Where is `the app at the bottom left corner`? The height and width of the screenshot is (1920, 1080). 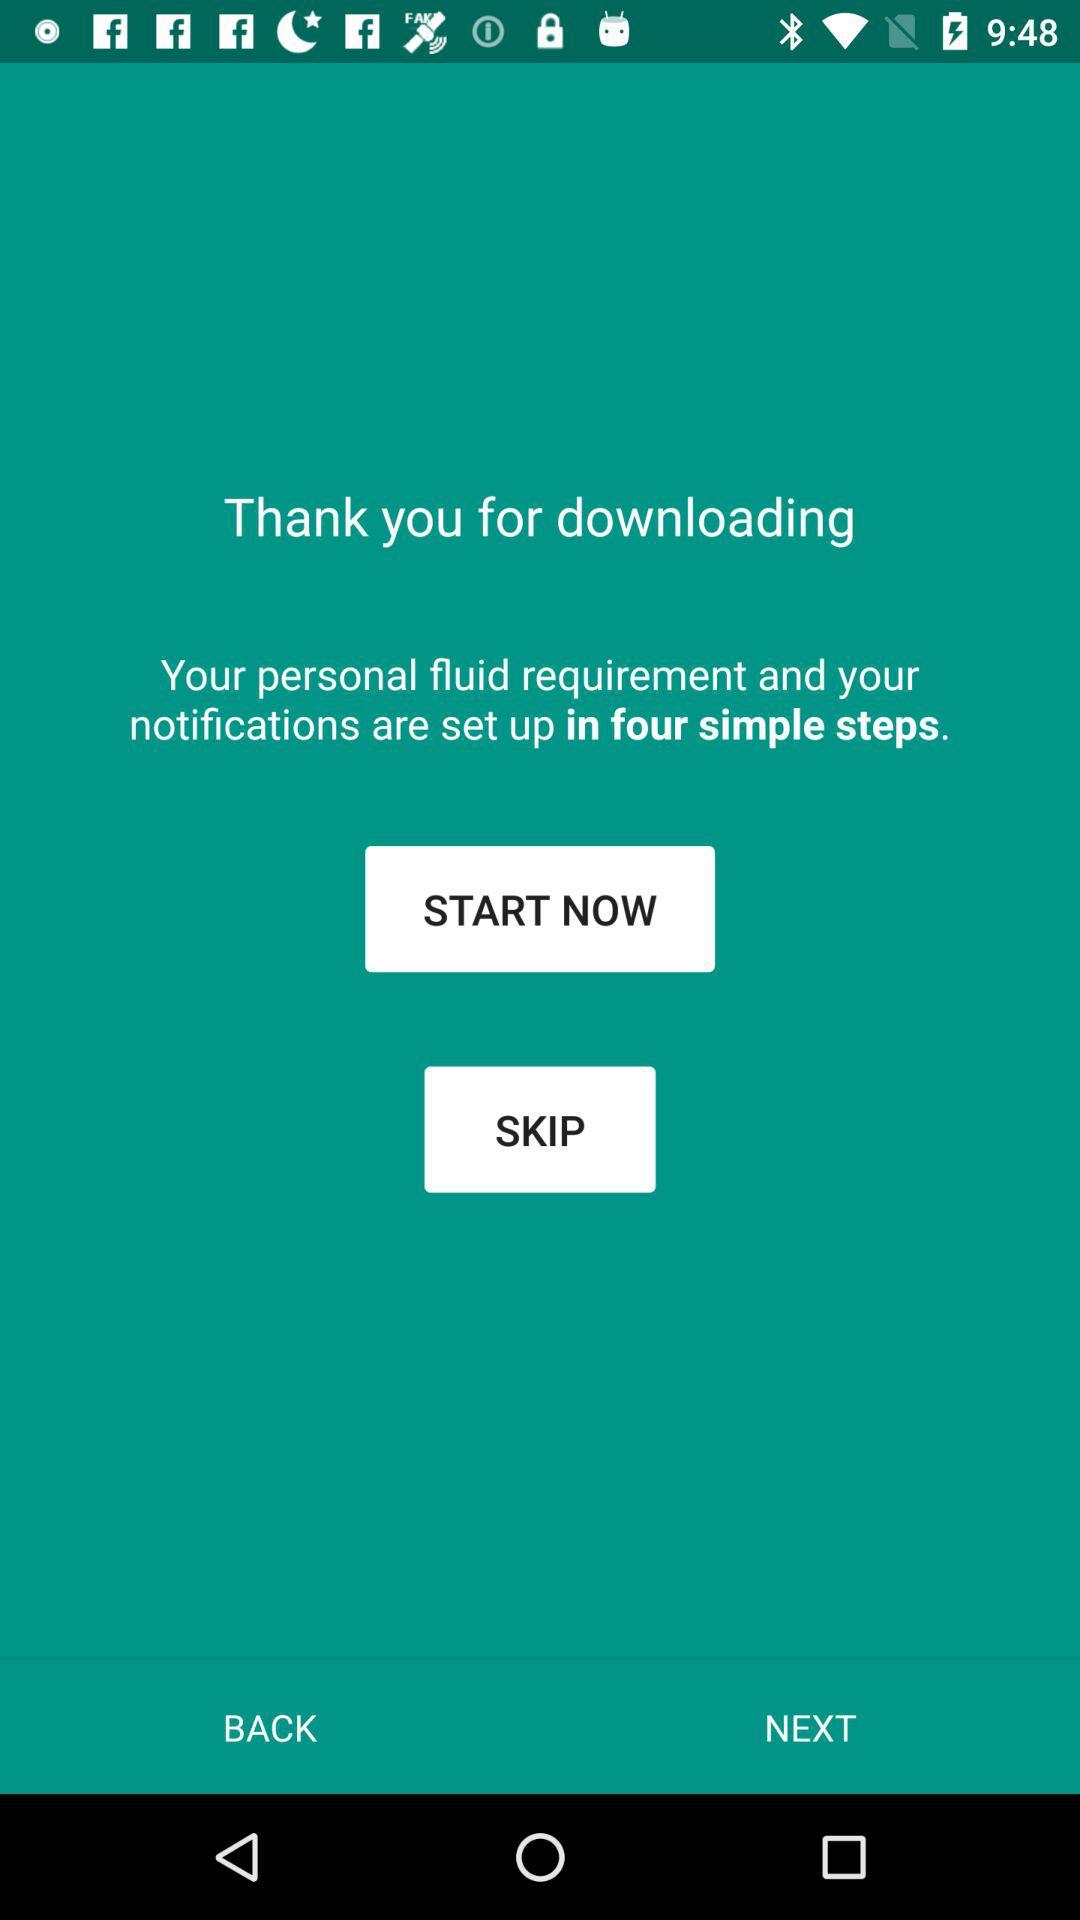
the app at the bottom left corner is located at coordinates (270, 1726).